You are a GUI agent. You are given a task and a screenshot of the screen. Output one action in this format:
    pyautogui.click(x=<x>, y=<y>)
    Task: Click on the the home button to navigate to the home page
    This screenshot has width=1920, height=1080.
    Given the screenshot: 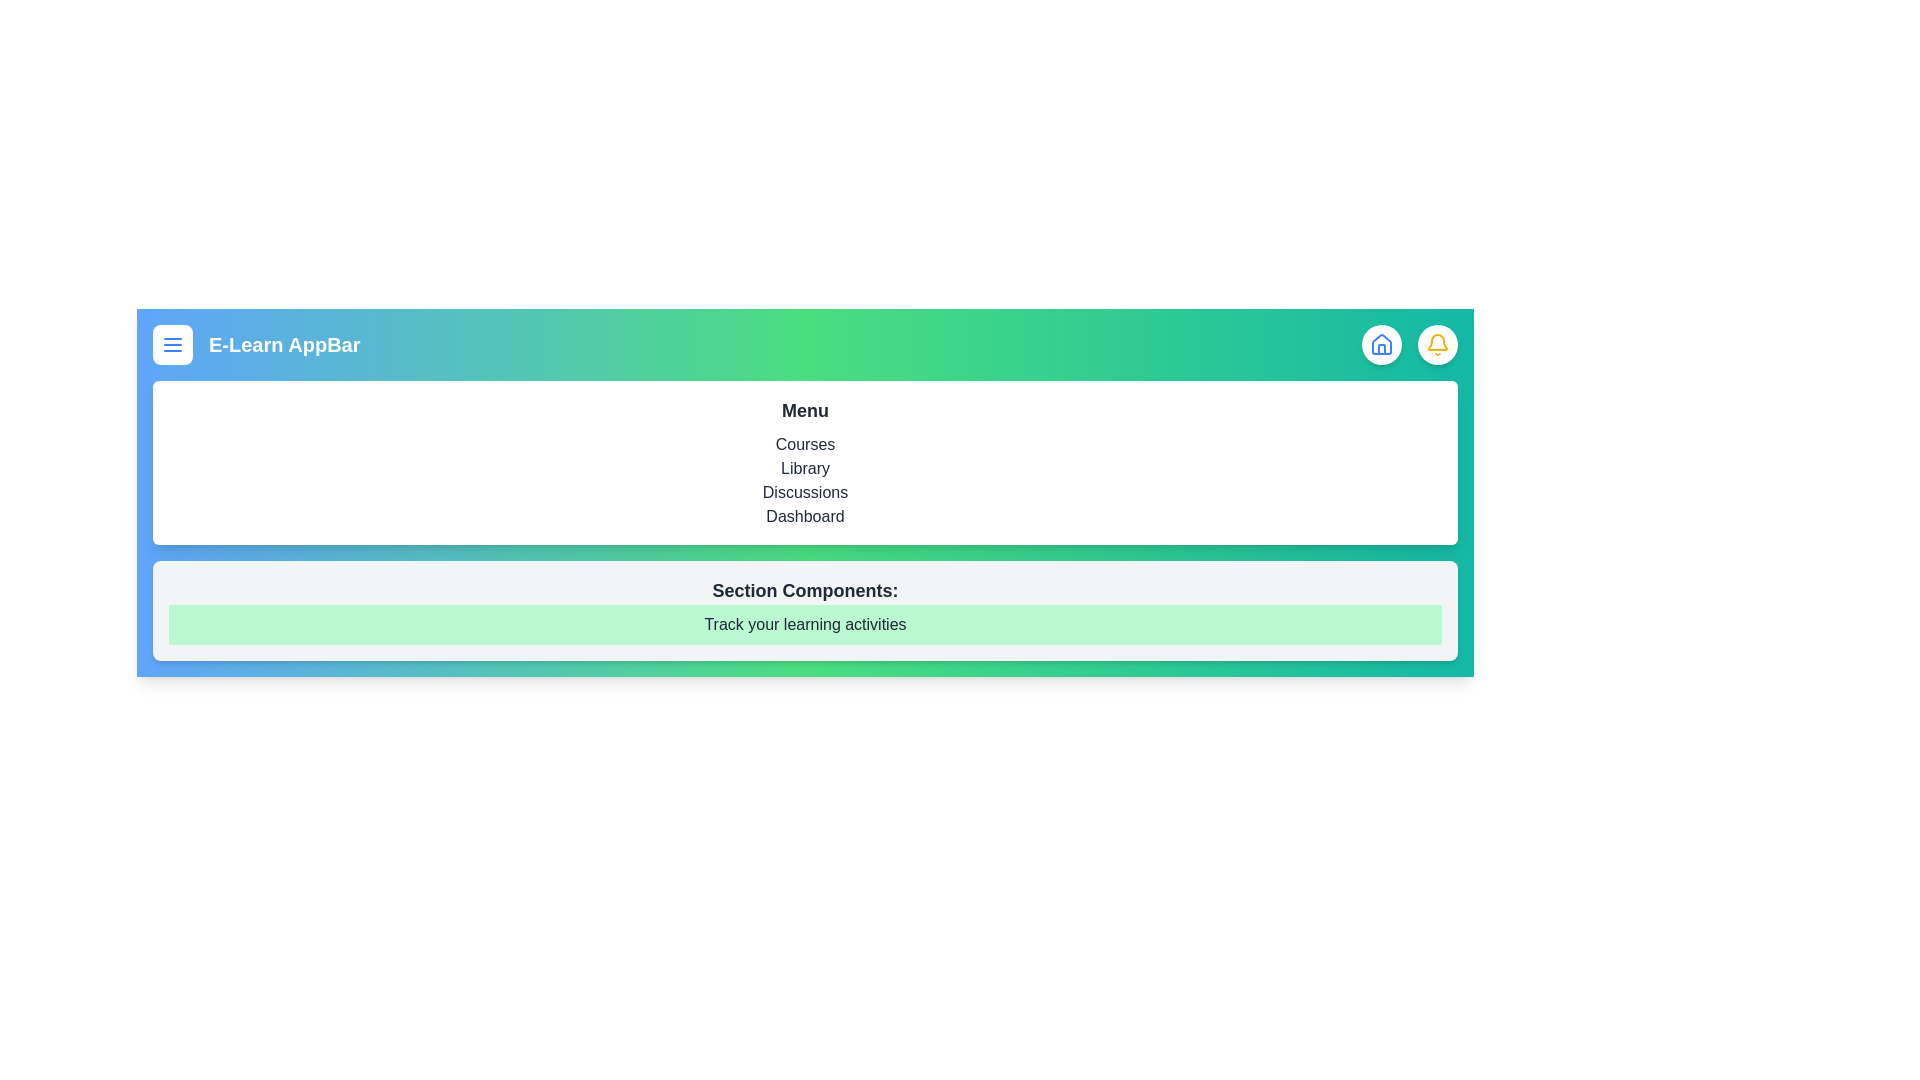 What is the action you would take?
    pyautogui.click(x=1381, y=343)
    